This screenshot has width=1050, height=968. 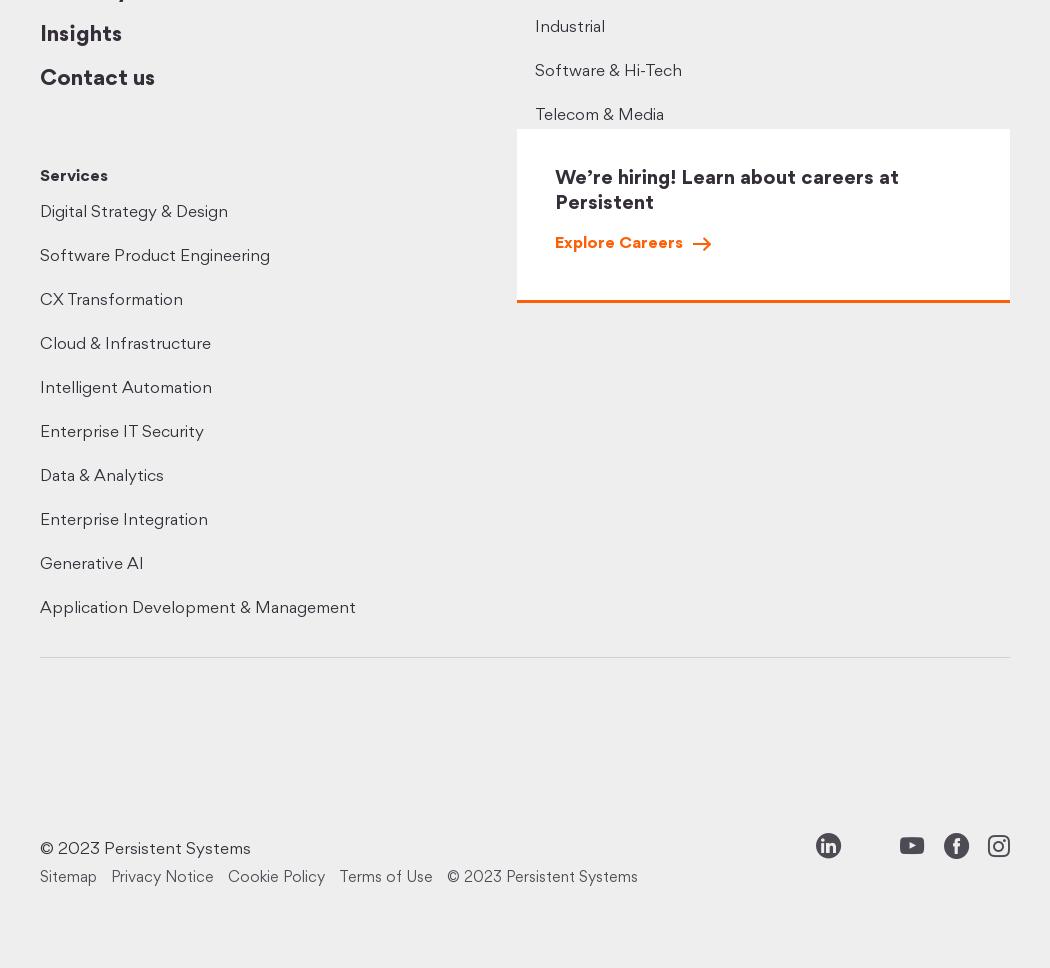 What do you see at coordinates (124, 344) in the screenshot?
I see `'Cloud & Infrastructure'` at bounding box center [124, 344].